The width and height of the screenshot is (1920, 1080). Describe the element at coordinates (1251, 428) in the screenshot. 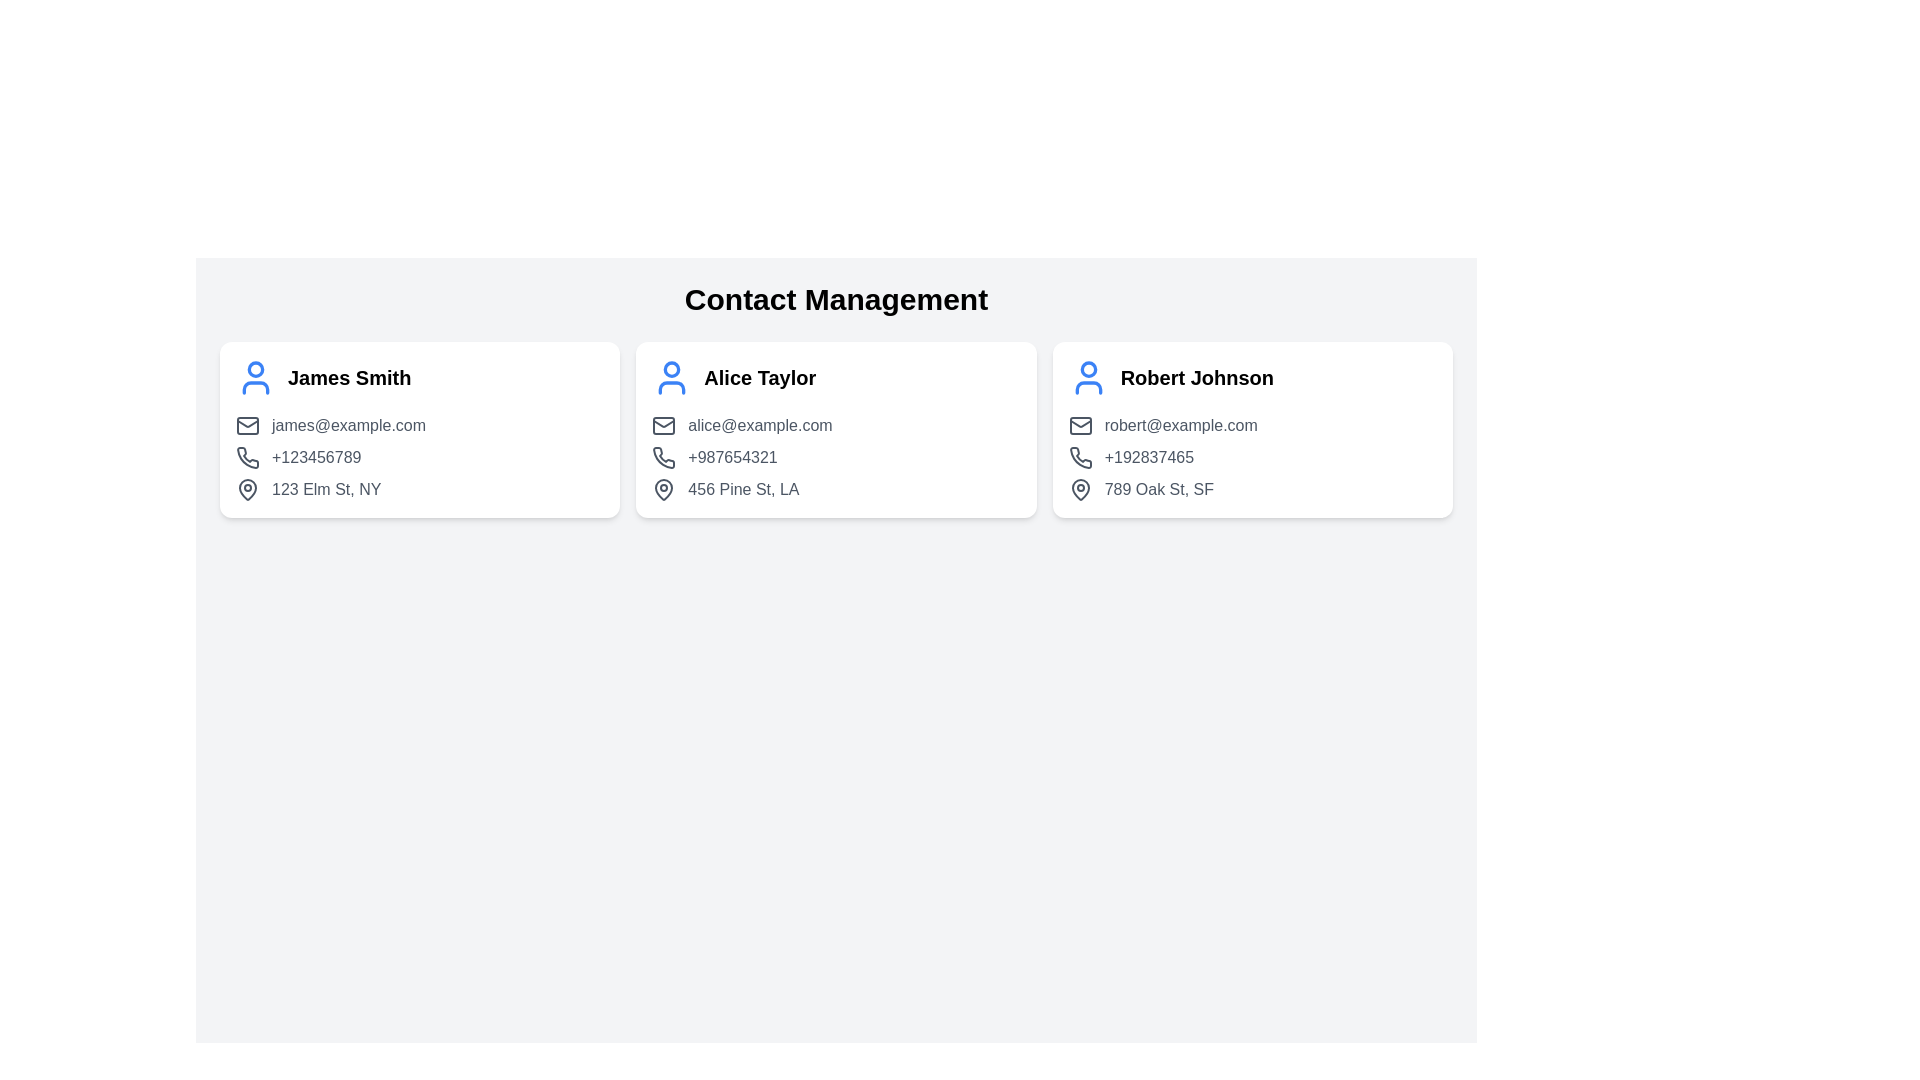

I see `details displayed on the Information card for 'Robert Johnson', which is a white card with rounded corners and a blue user profile icon at the top left` at that location.